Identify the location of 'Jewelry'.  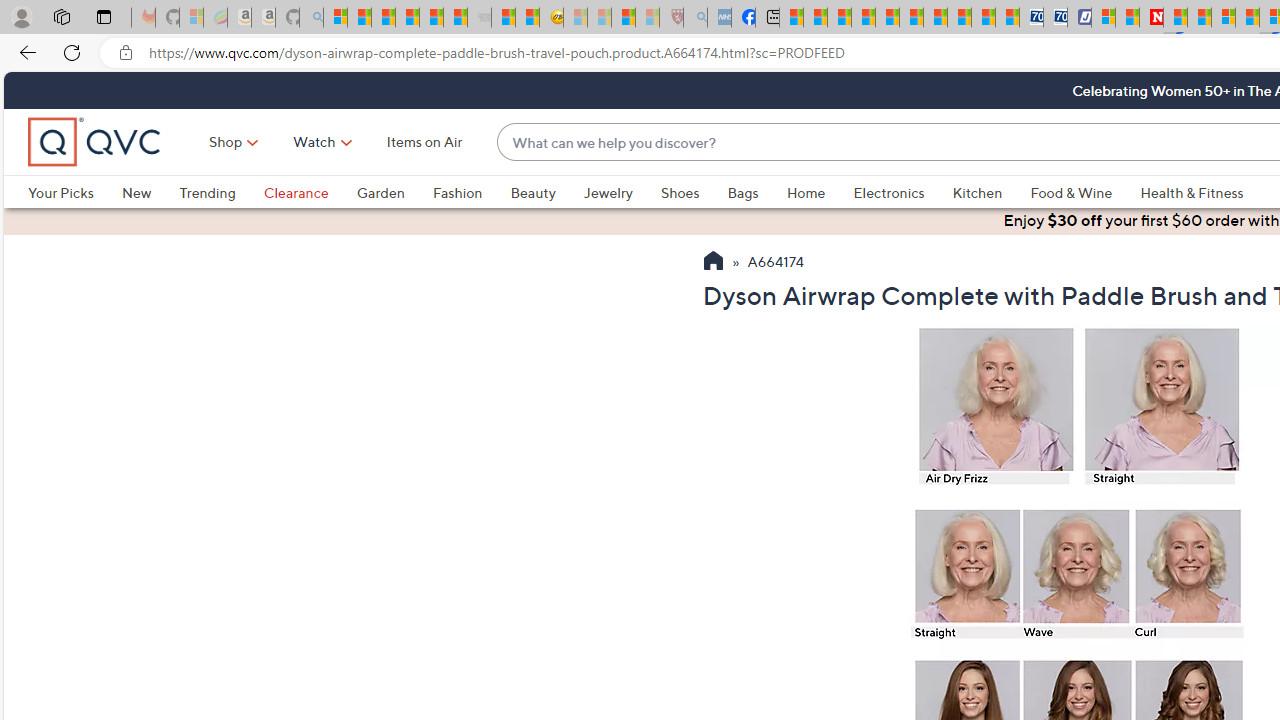
(620, 192).